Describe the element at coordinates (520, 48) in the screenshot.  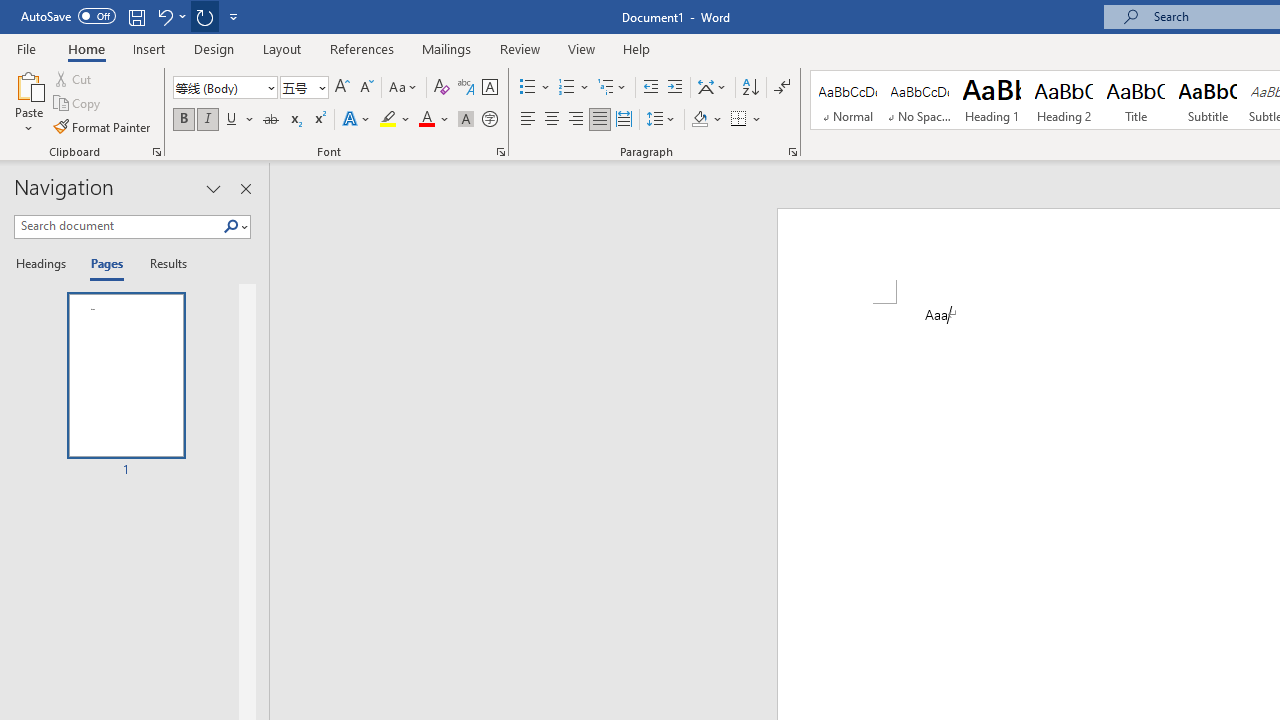
I see `'Review'` at that location.